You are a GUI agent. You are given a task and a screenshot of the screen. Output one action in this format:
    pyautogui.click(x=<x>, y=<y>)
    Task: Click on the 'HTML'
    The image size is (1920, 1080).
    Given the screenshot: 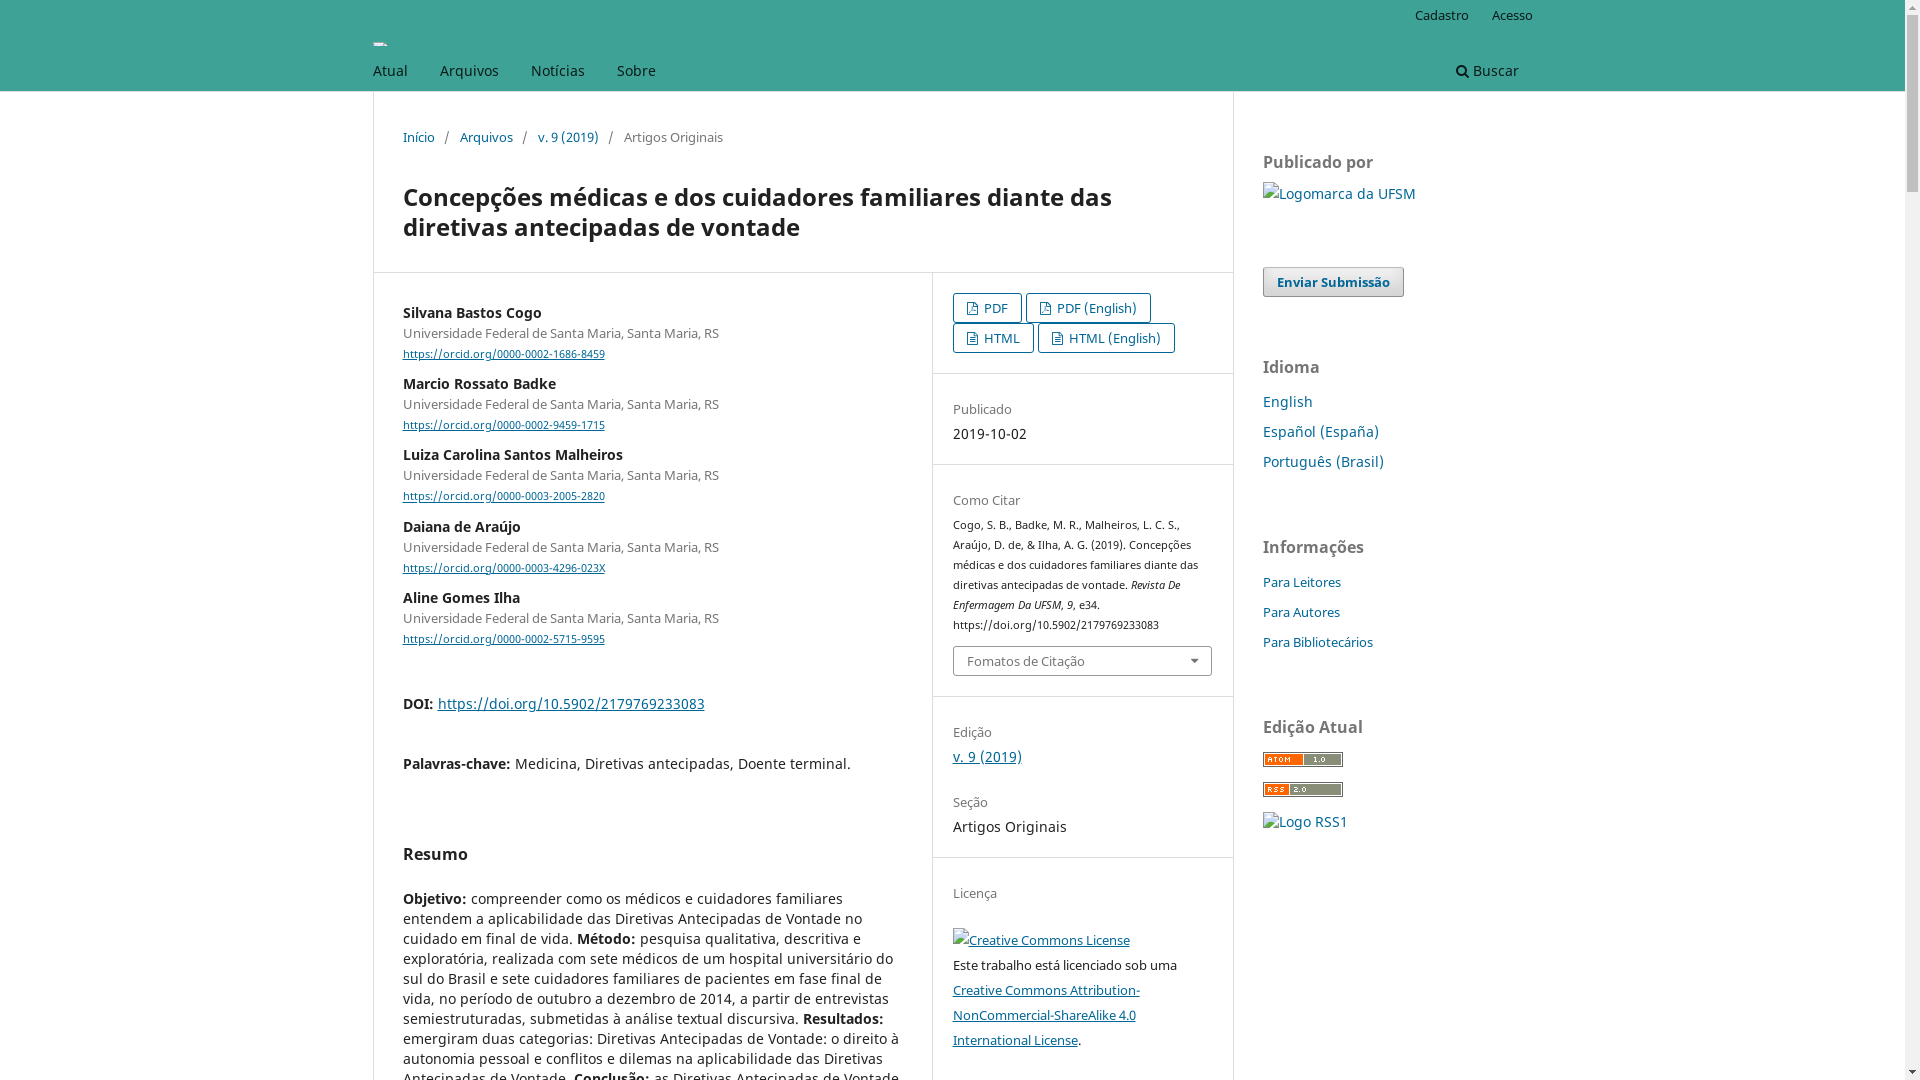 What is the action you would take?
    pyautogui.click(x=993, y=337)
    